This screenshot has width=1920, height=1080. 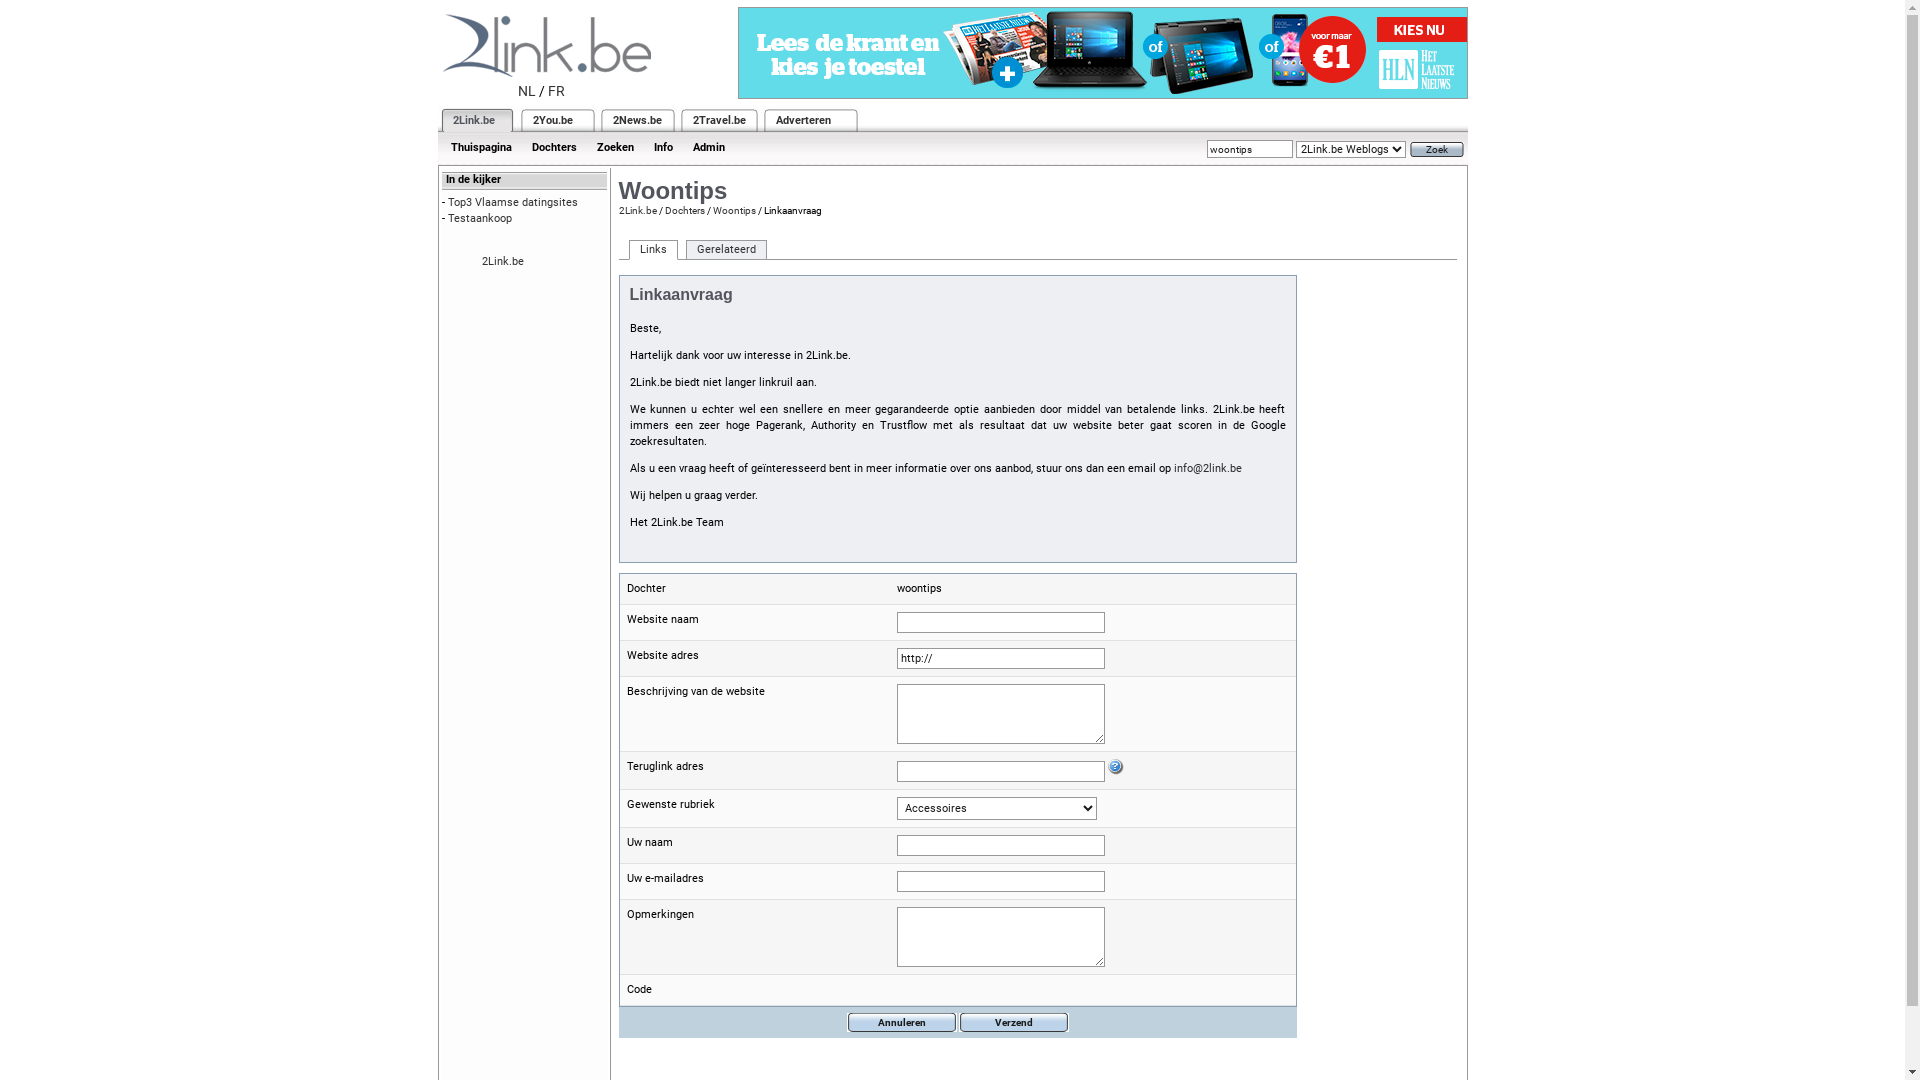 What do you see at coordinates (527, 91) in the screenshot?
I see `'NL'` at bounding box center [527, 91].